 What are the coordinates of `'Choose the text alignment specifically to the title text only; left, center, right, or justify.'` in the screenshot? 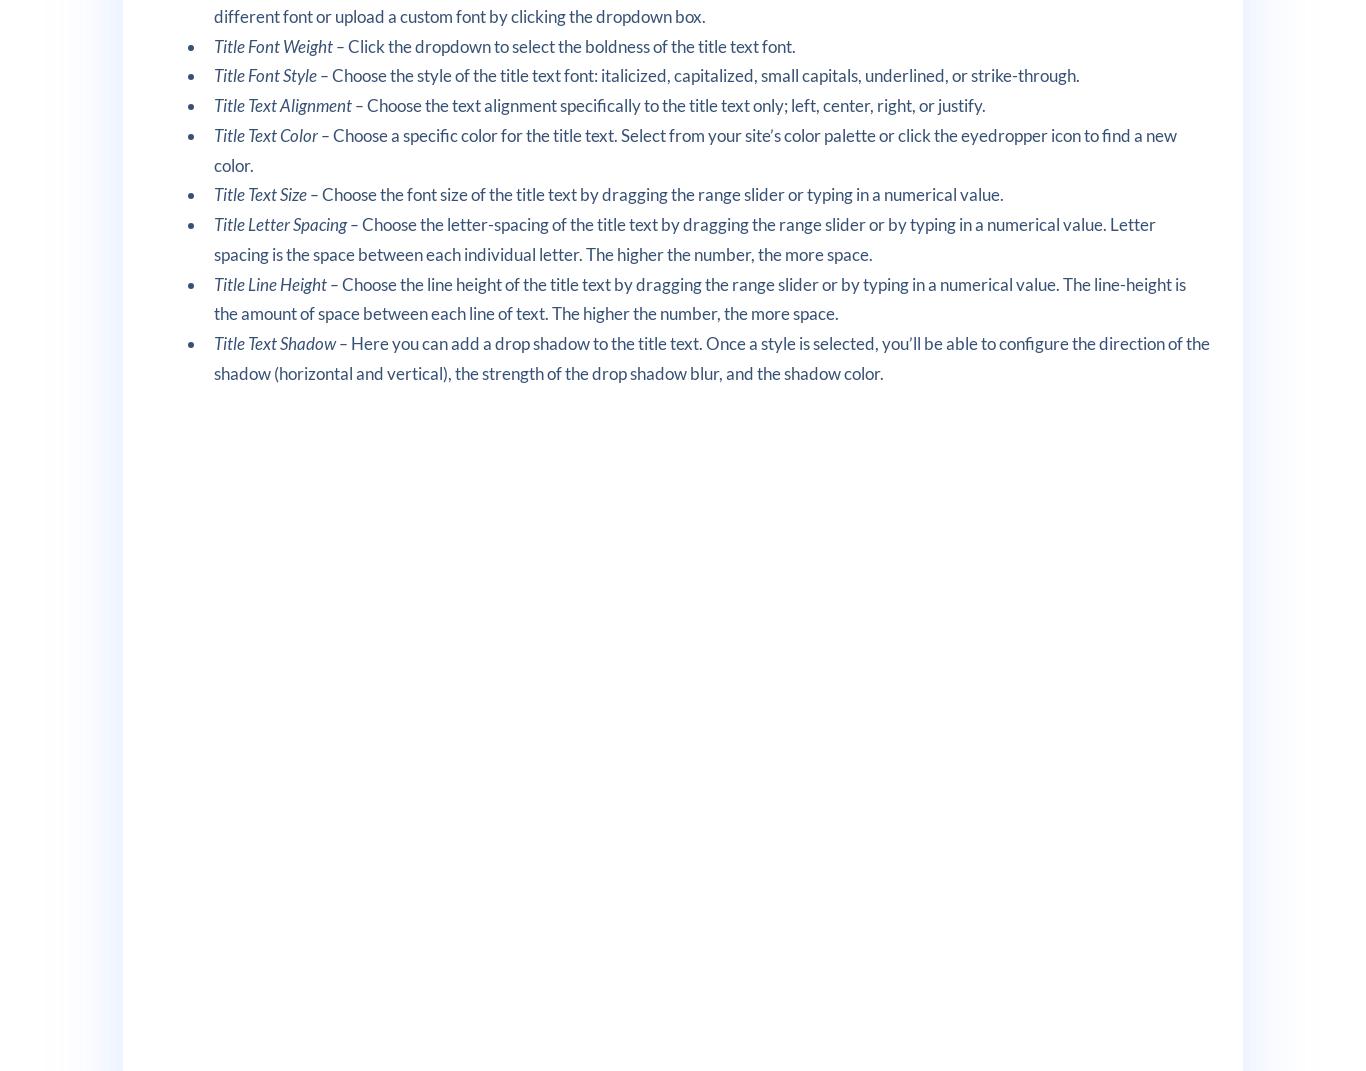 It's located at (675, 104).